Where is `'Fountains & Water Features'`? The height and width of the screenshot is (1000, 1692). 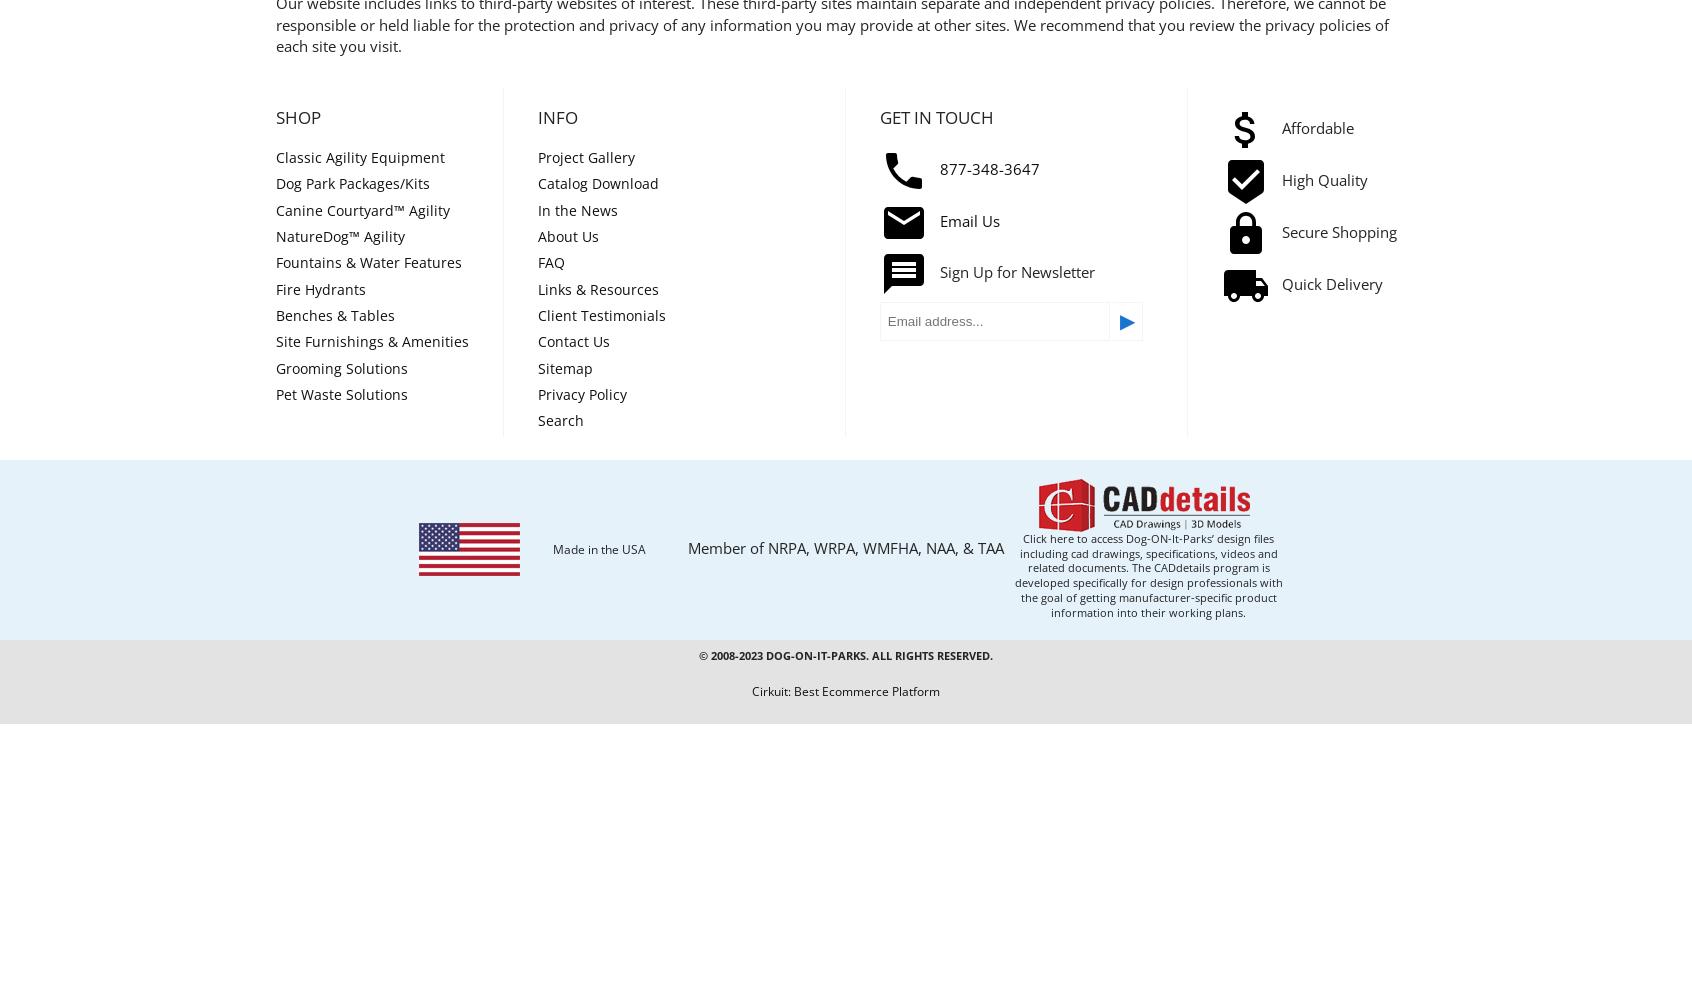
'Fountains & Water Features' is located at coordinates (369, 262).